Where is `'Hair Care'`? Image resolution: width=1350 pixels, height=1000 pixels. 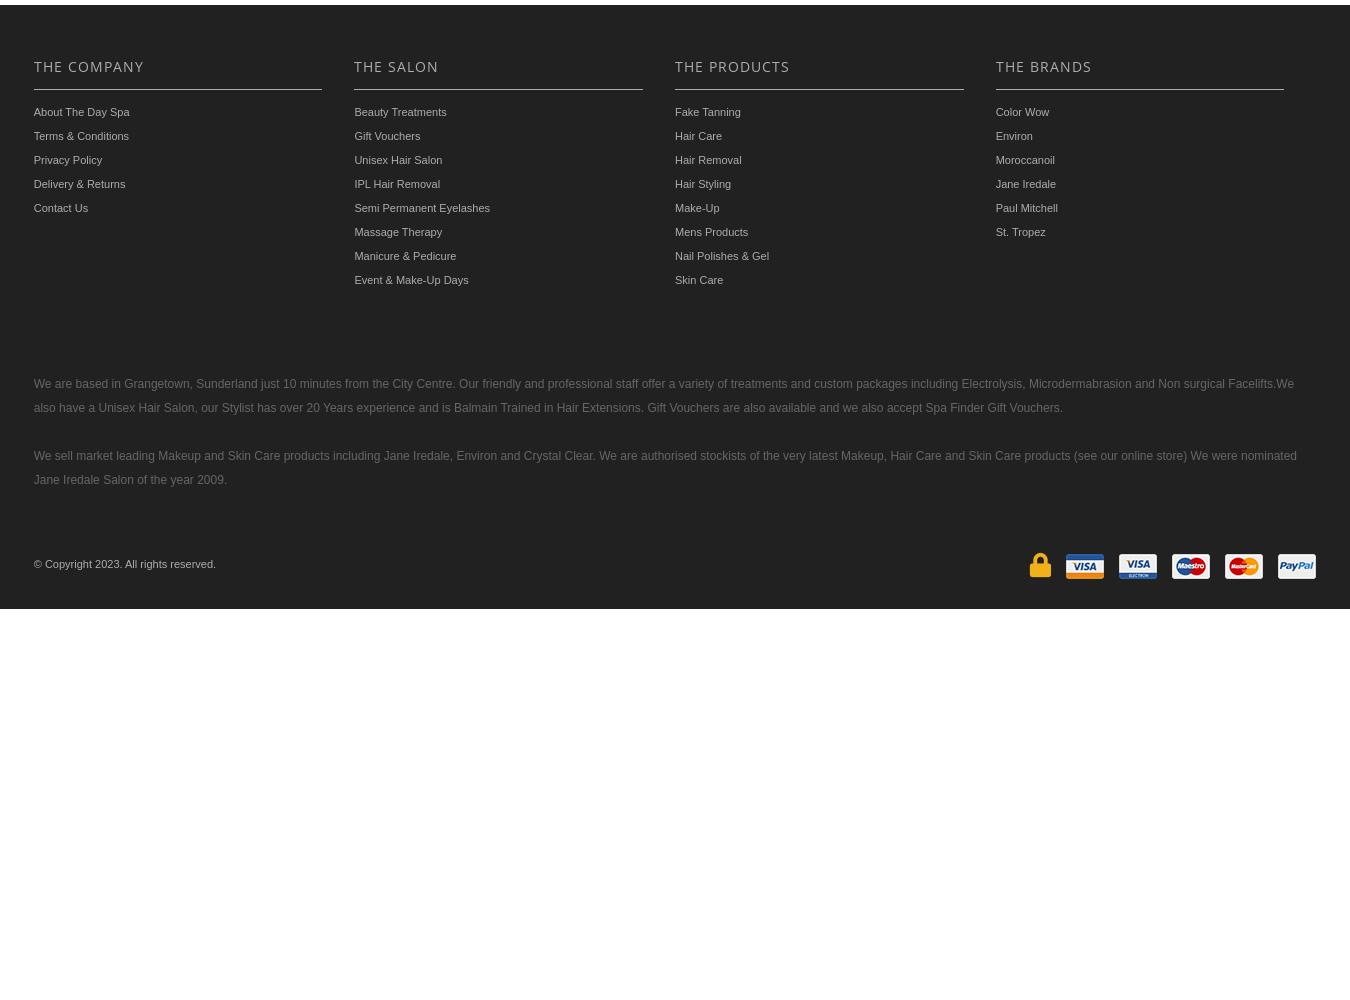 'Hair Care' is located at coordinates (697, 135).